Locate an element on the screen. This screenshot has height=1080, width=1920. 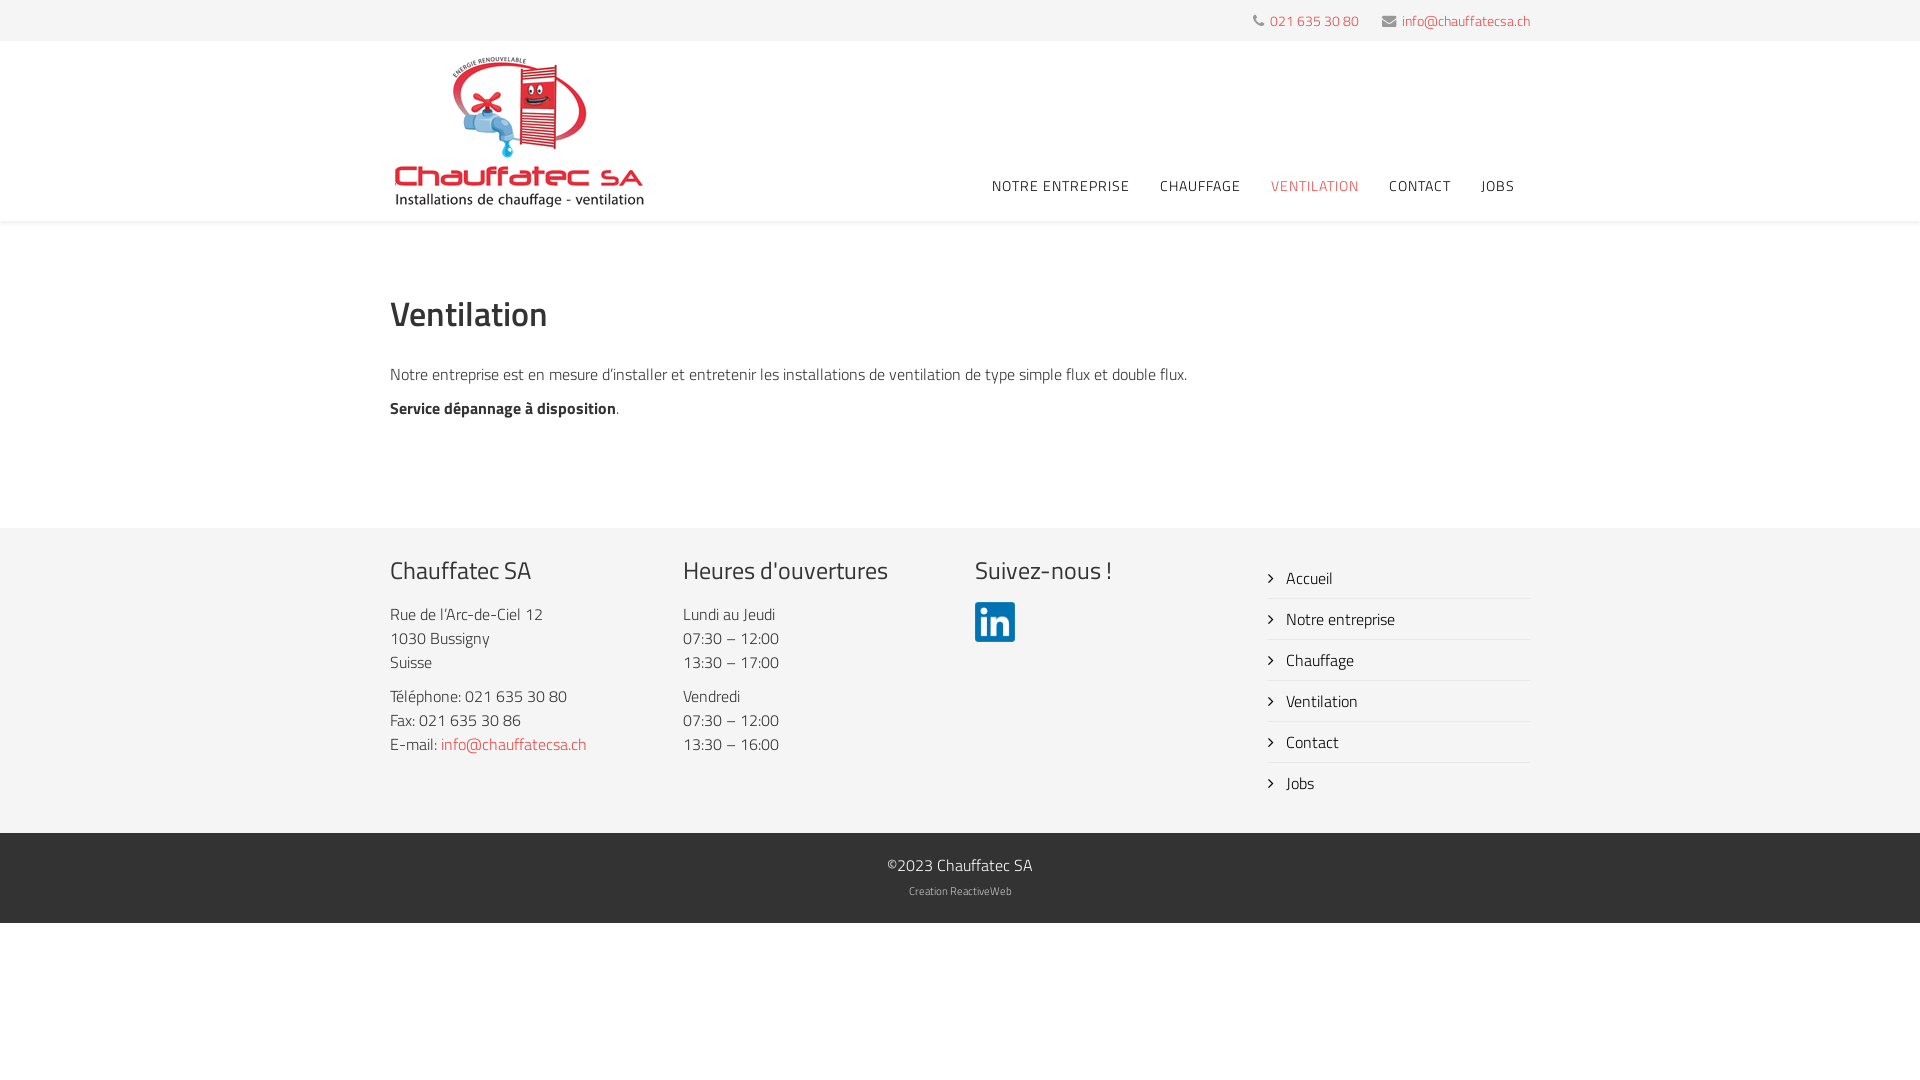
'CONTACT' is located at coordinates (1419, 185).